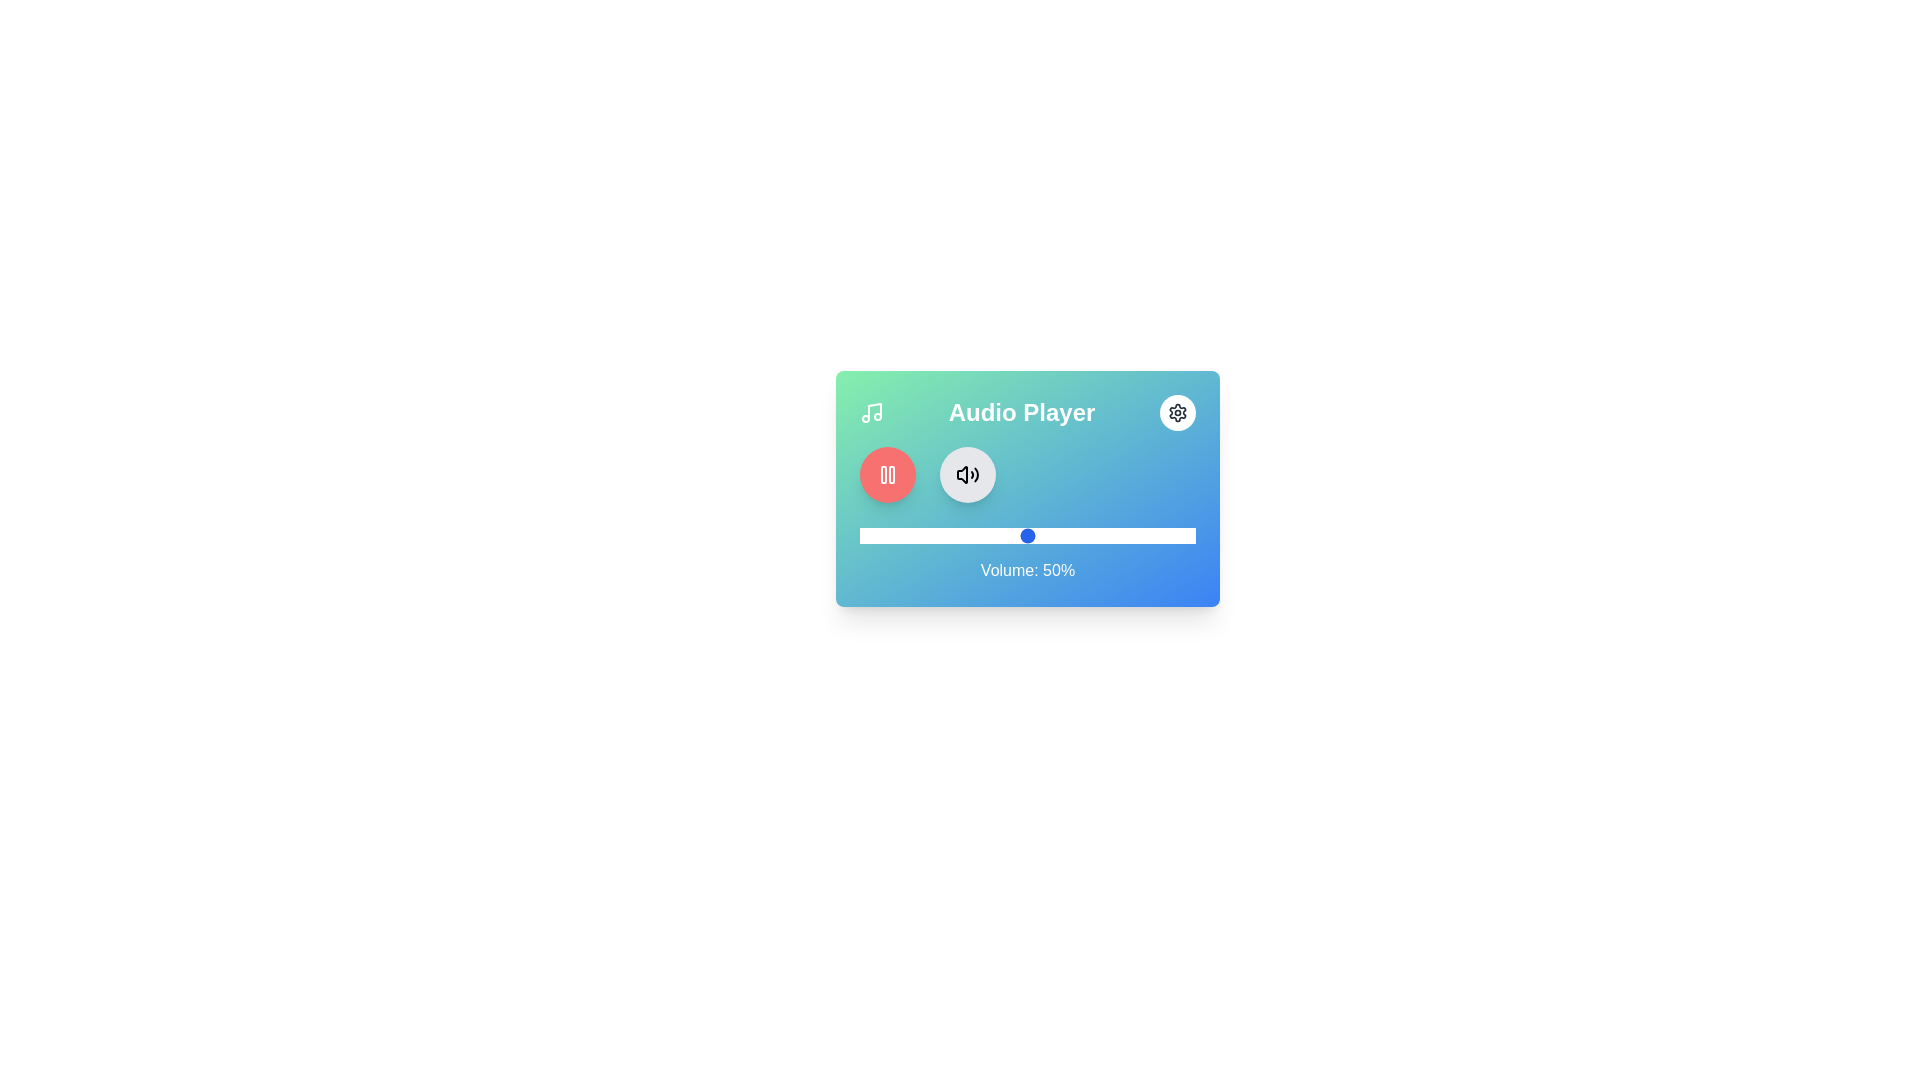 This screenshot has height=1080, width=1920. I want to click on the settings button located at the top-right corner of the 'Audio Player' interface, so click(1177, 411).